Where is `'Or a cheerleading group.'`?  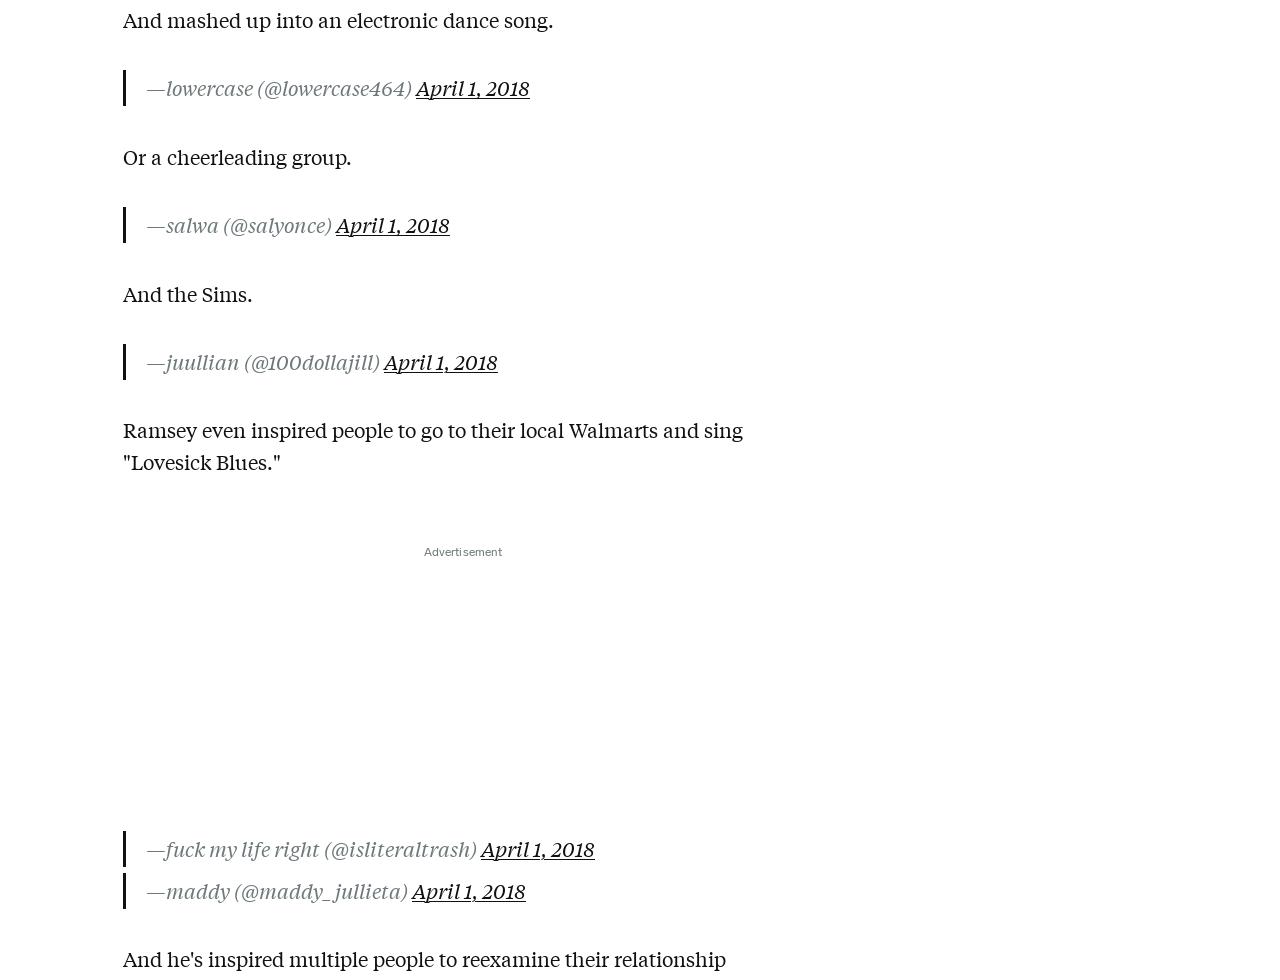
'Or a cheerleading group.' is located at coordinates (237, 155).